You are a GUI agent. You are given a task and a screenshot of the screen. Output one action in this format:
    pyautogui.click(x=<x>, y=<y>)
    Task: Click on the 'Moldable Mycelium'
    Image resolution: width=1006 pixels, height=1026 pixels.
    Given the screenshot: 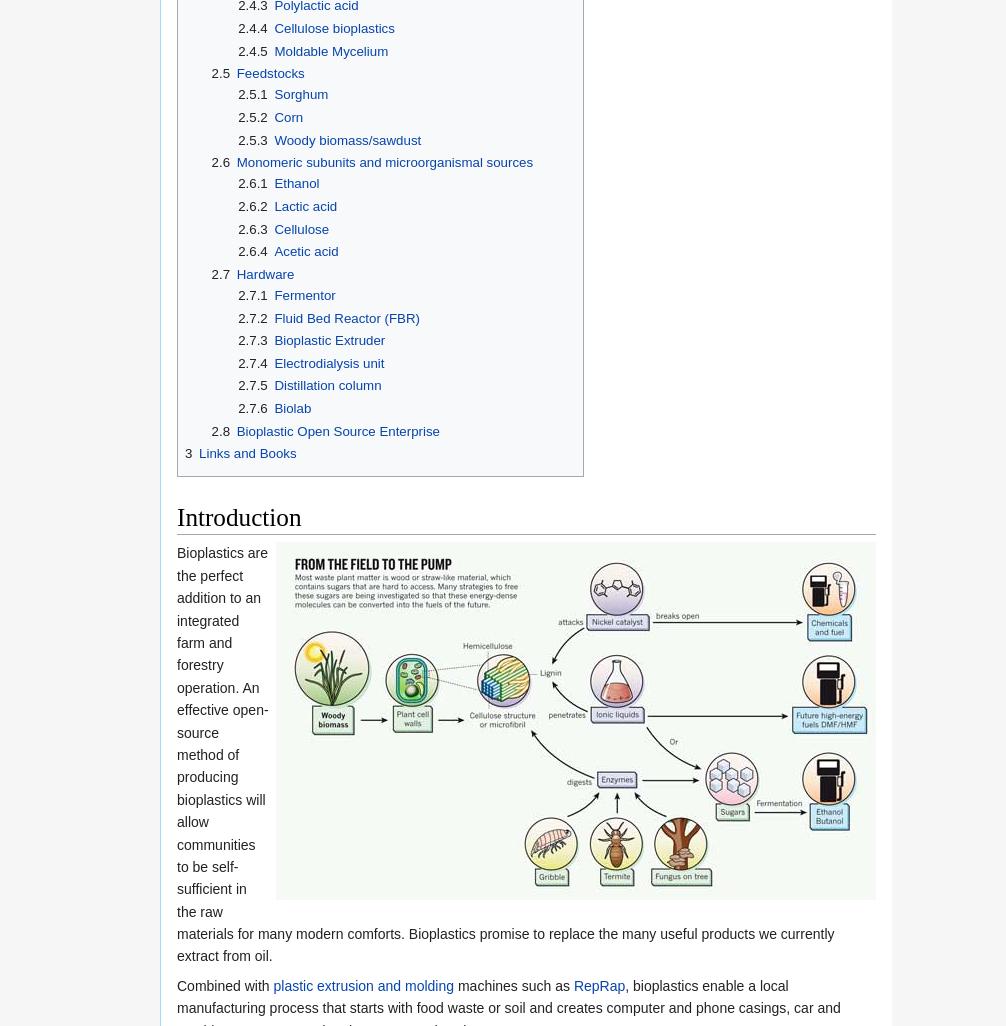 What is the action you would take?
    pyautogui.click(x=329, y=50)
    